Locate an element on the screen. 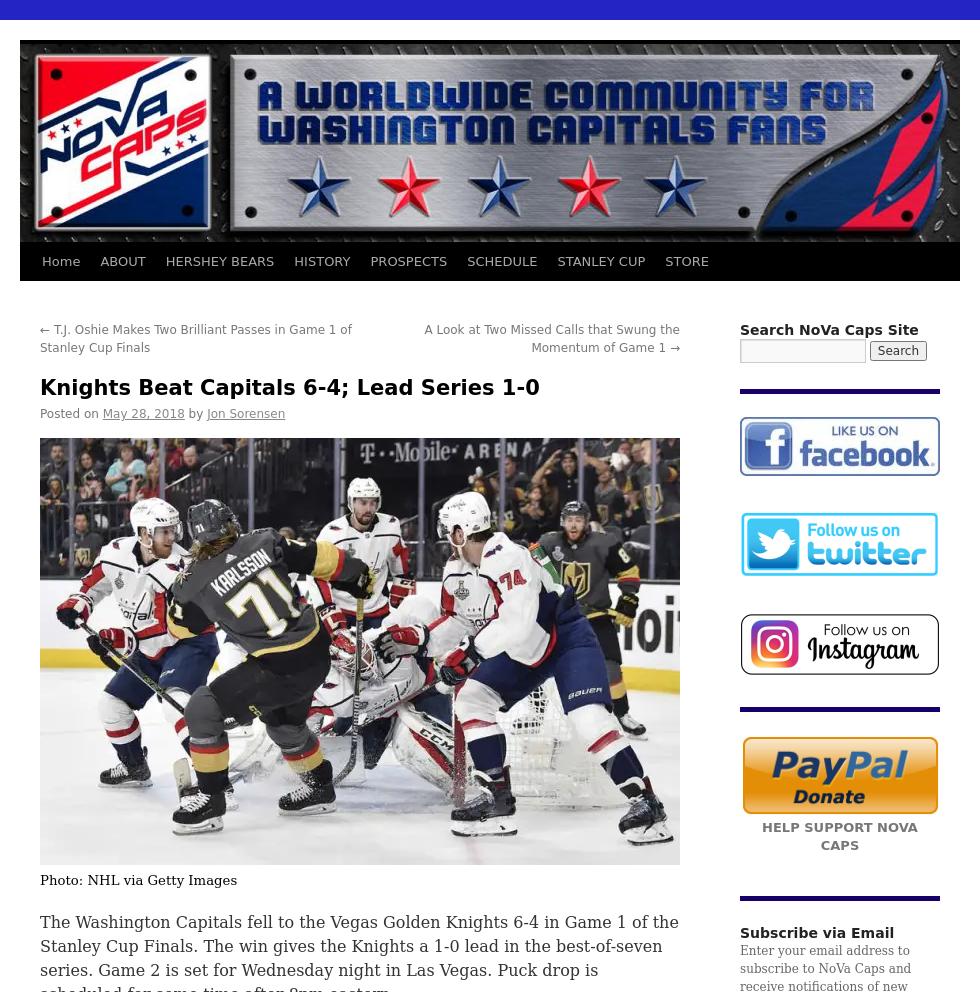 This screenshot has height=992, width=980. 'Posted on' is located at coordinates (68, 413).